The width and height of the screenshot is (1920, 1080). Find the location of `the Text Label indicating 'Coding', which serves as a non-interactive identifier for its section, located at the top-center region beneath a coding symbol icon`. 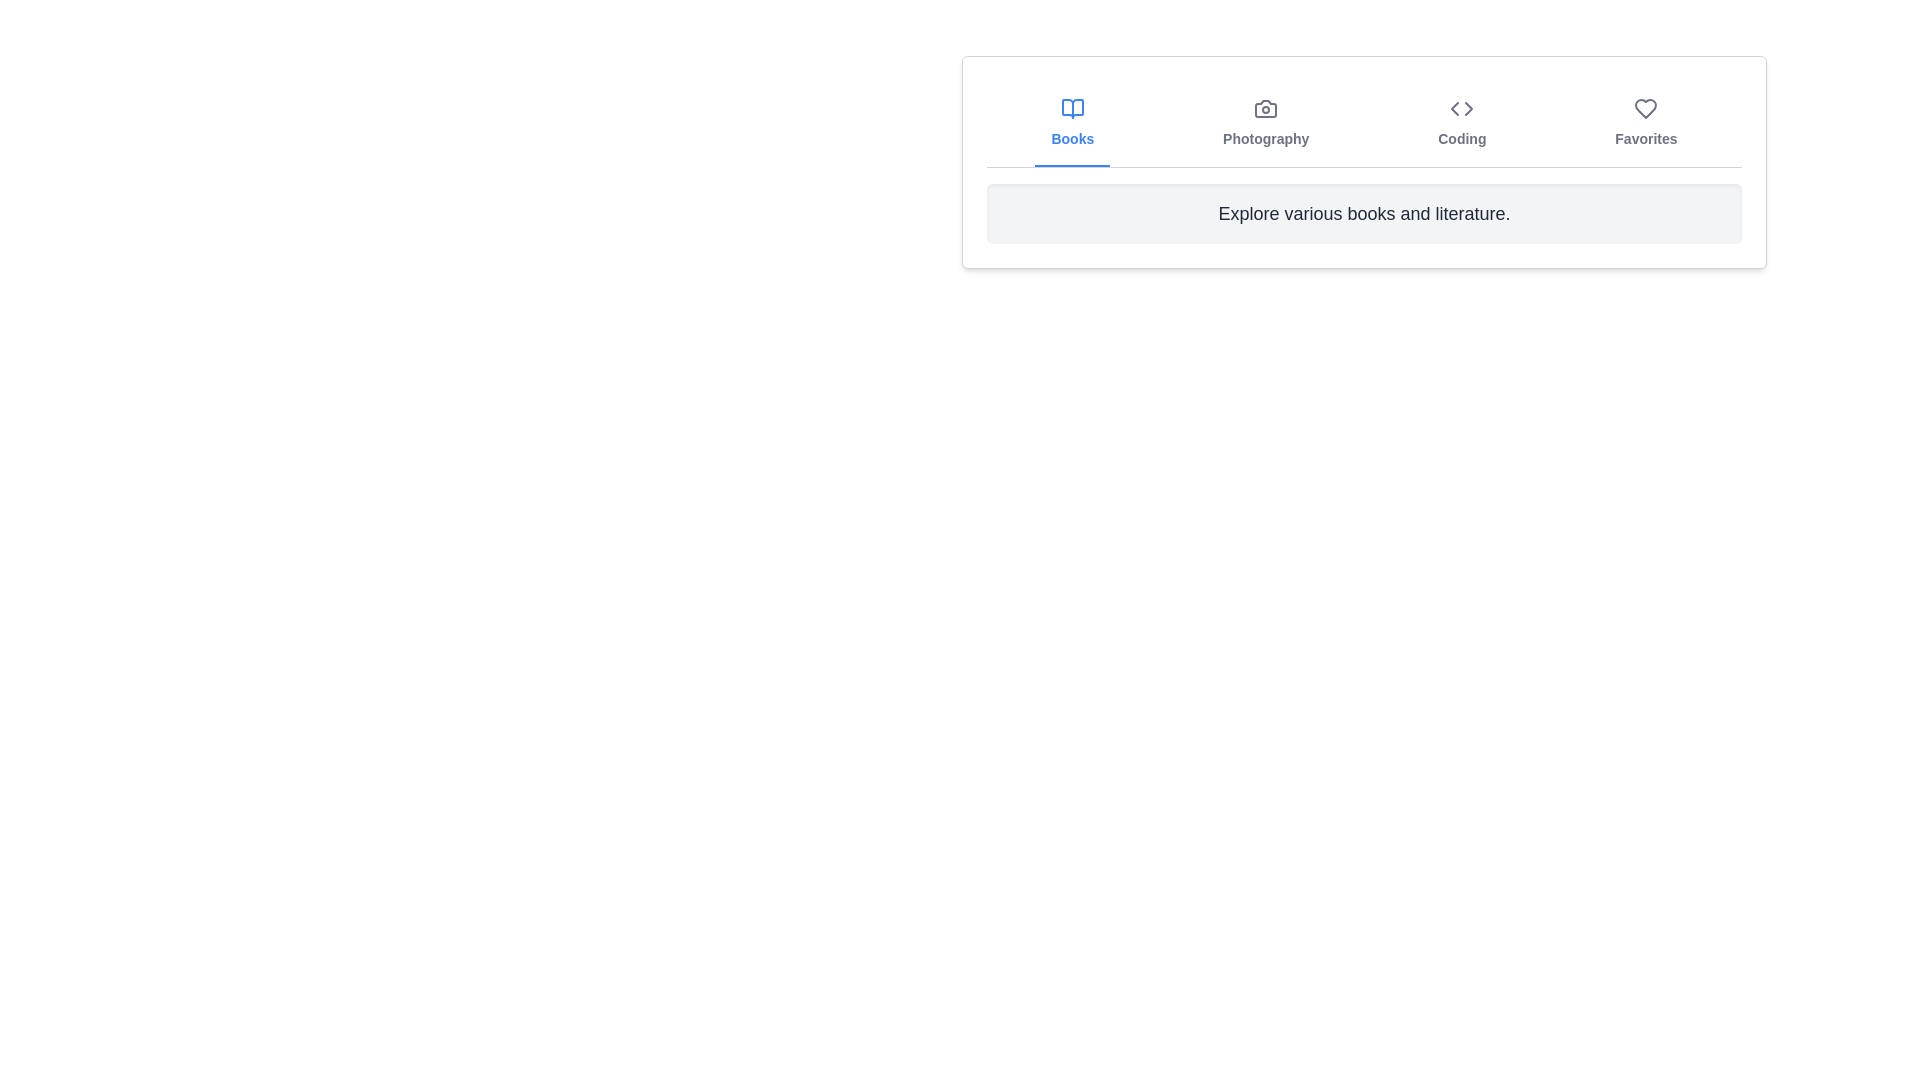

the Text Label indicating 'Coding', which serves as a non-interactive identifier for its section, located at the top-center region beneath a coding symbol icon is located at coordinates (1462, 137).